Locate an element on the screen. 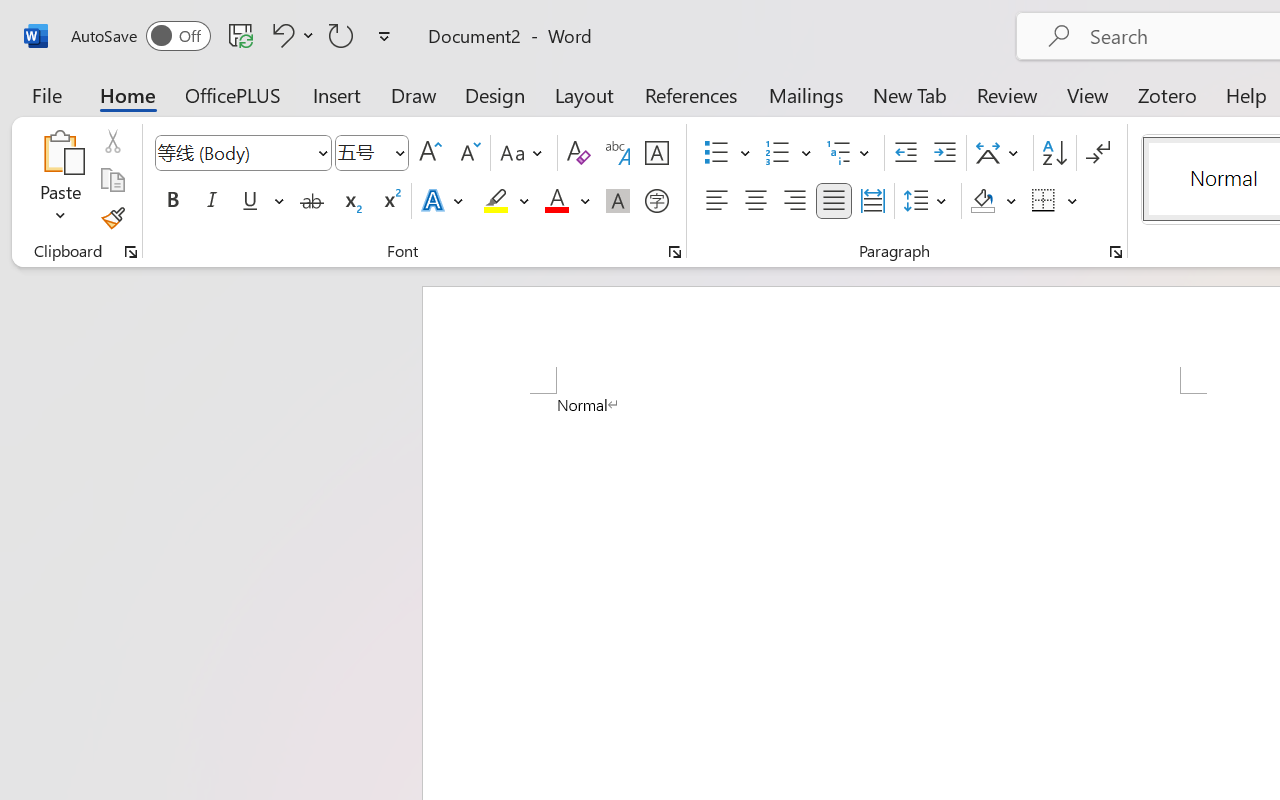 Image resolution: width=1280 pixels, height=800 pixels. 'Review' is located at coordinates (1007, 94).